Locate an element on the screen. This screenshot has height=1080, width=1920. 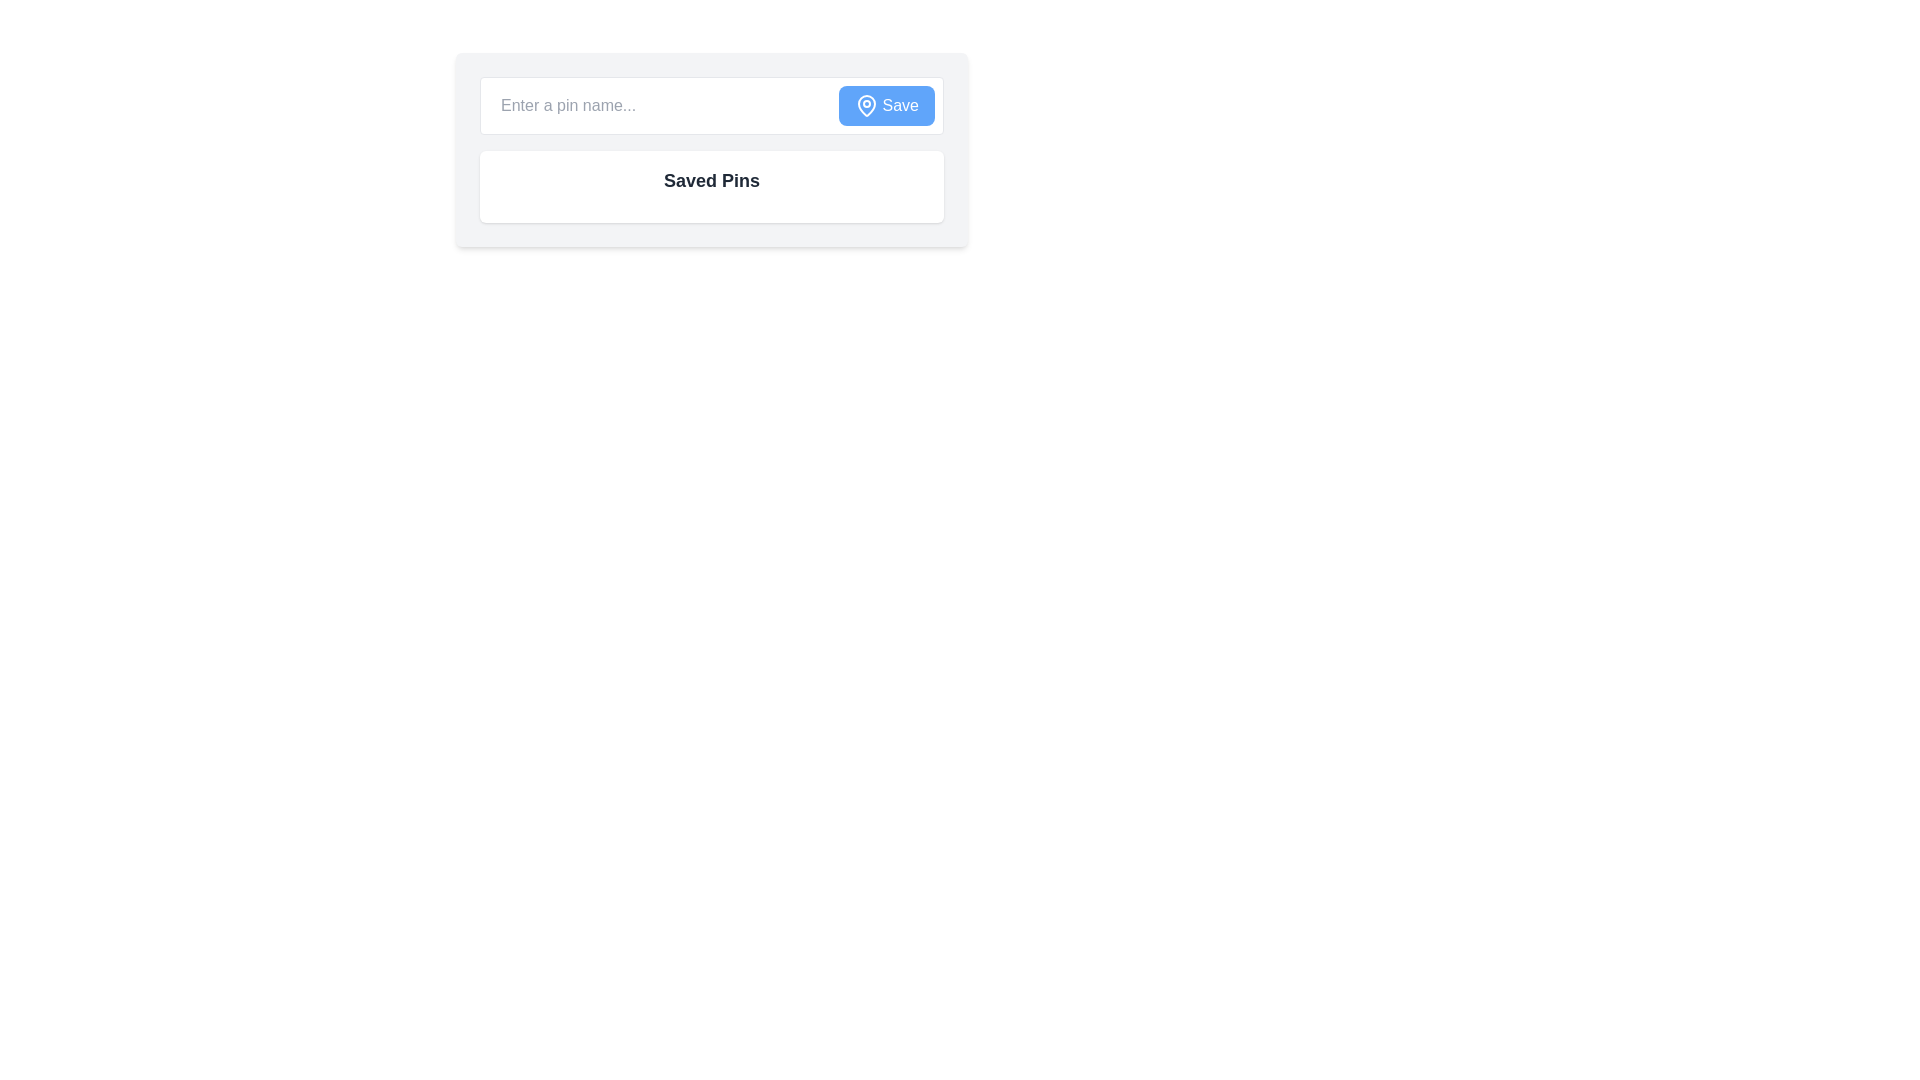
the Text label indicating 'Saved Pins', which serves as a title or header and is located within a white box below the input field is located at coordinates (711, 181).